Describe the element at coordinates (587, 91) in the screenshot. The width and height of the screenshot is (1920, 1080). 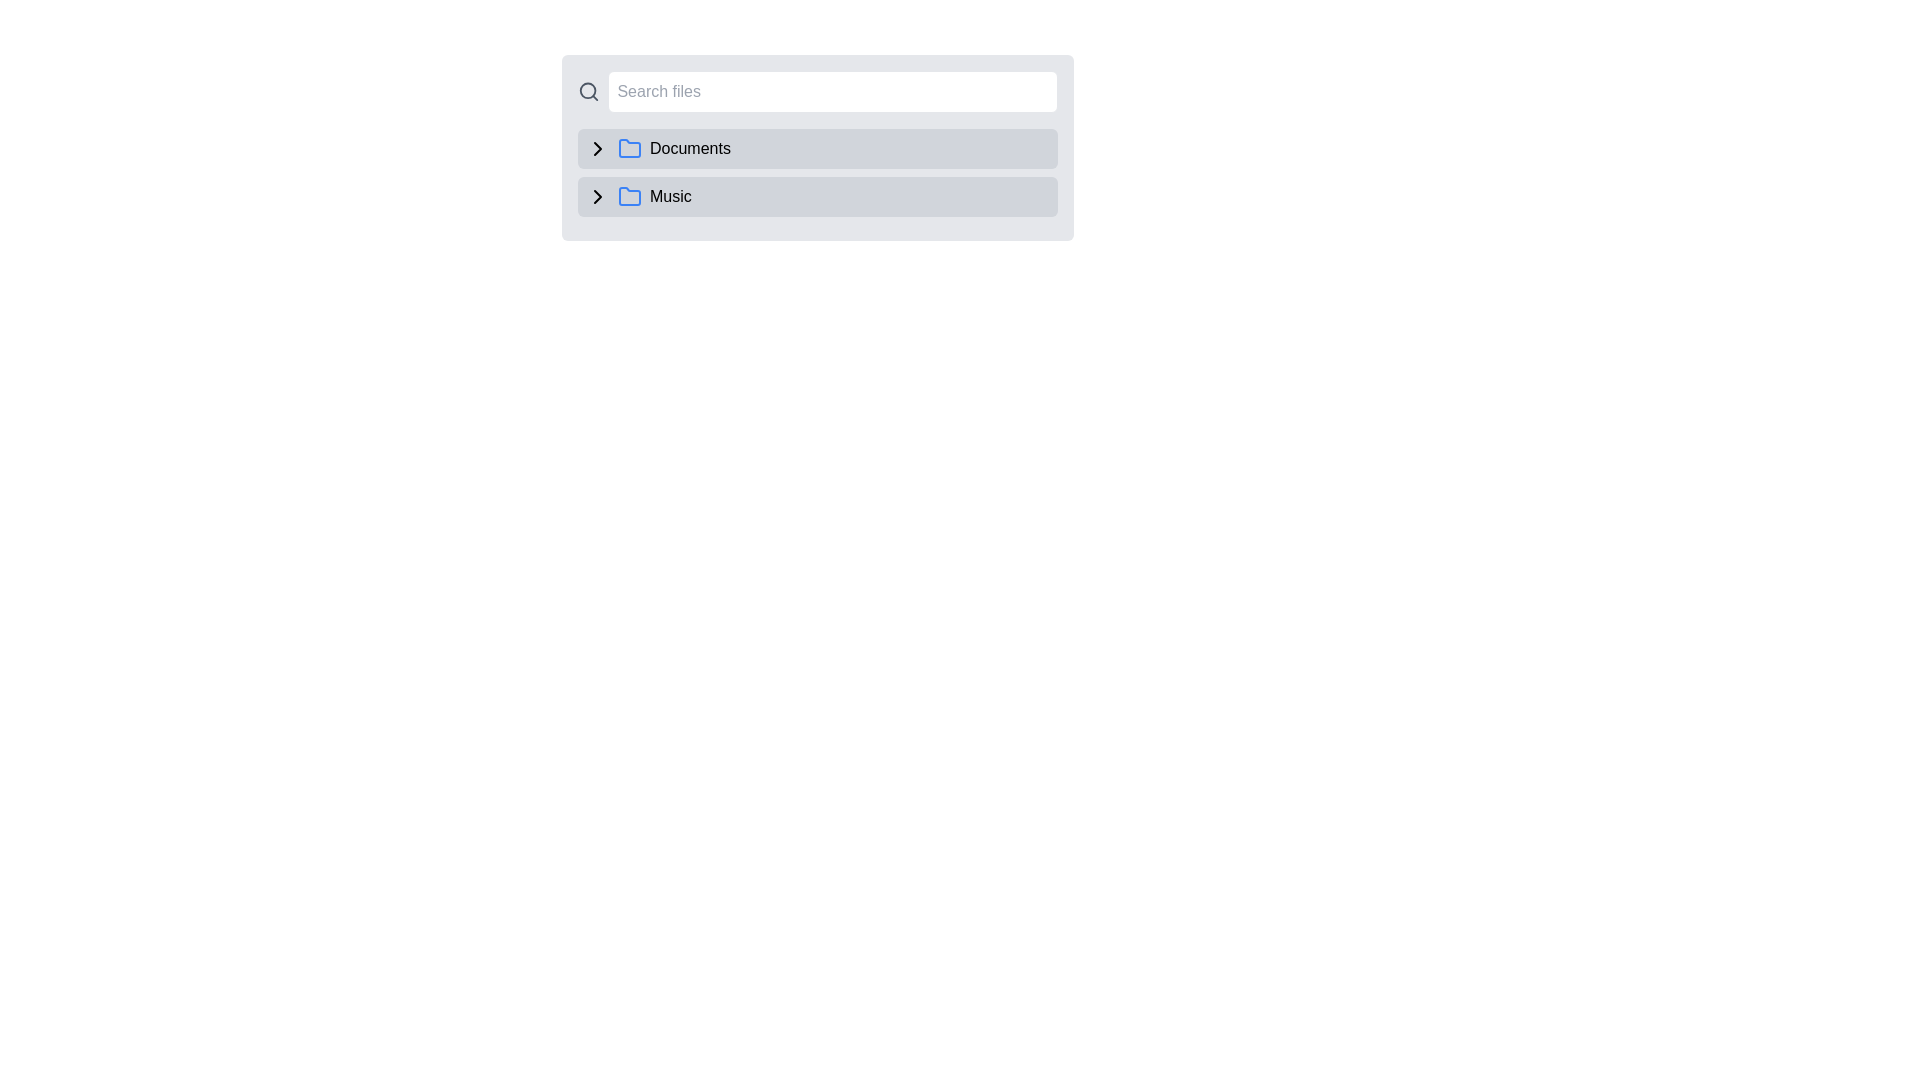
I see `the decorative SVG Circle that is part of the magnifying glass symbol located at the top-left of the input search box` at that location.